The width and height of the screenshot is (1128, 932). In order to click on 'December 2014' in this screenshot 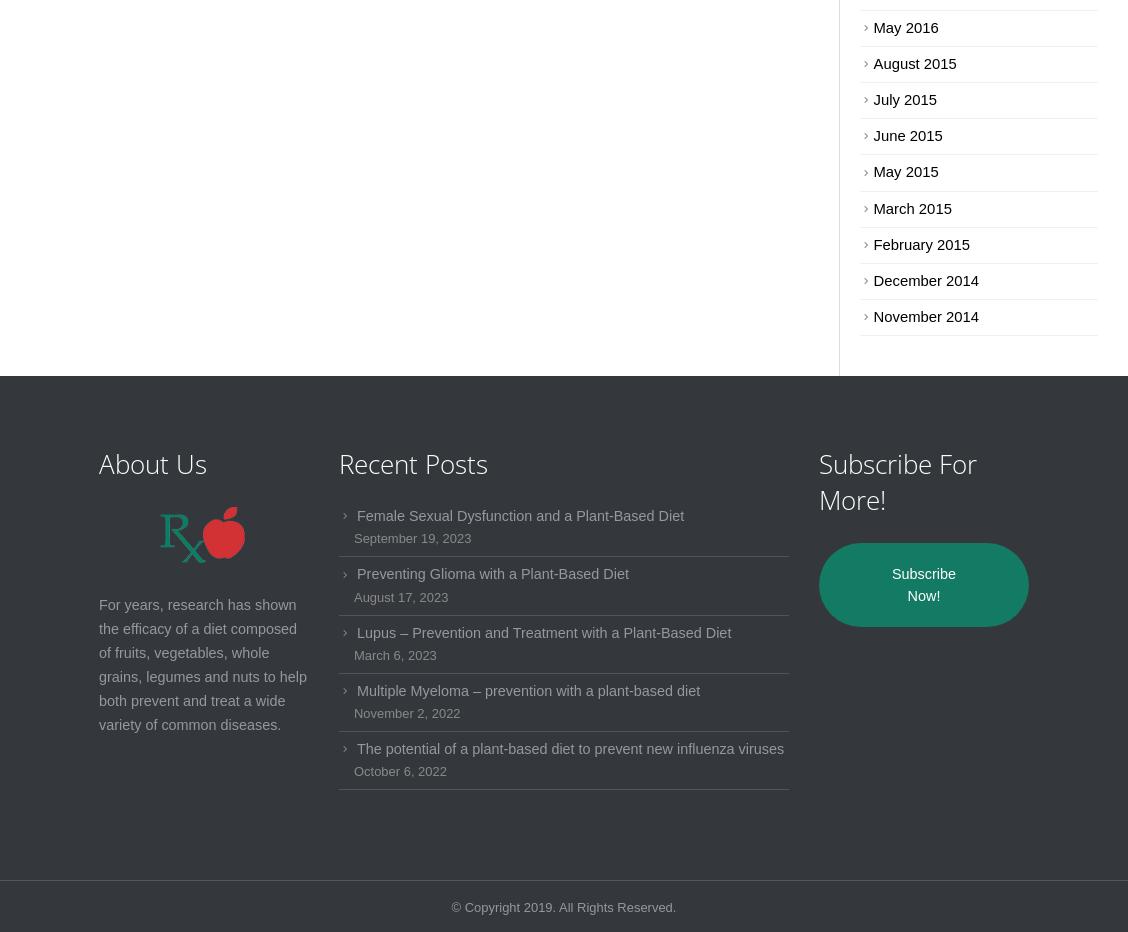, I will do `click(925, 278)`.